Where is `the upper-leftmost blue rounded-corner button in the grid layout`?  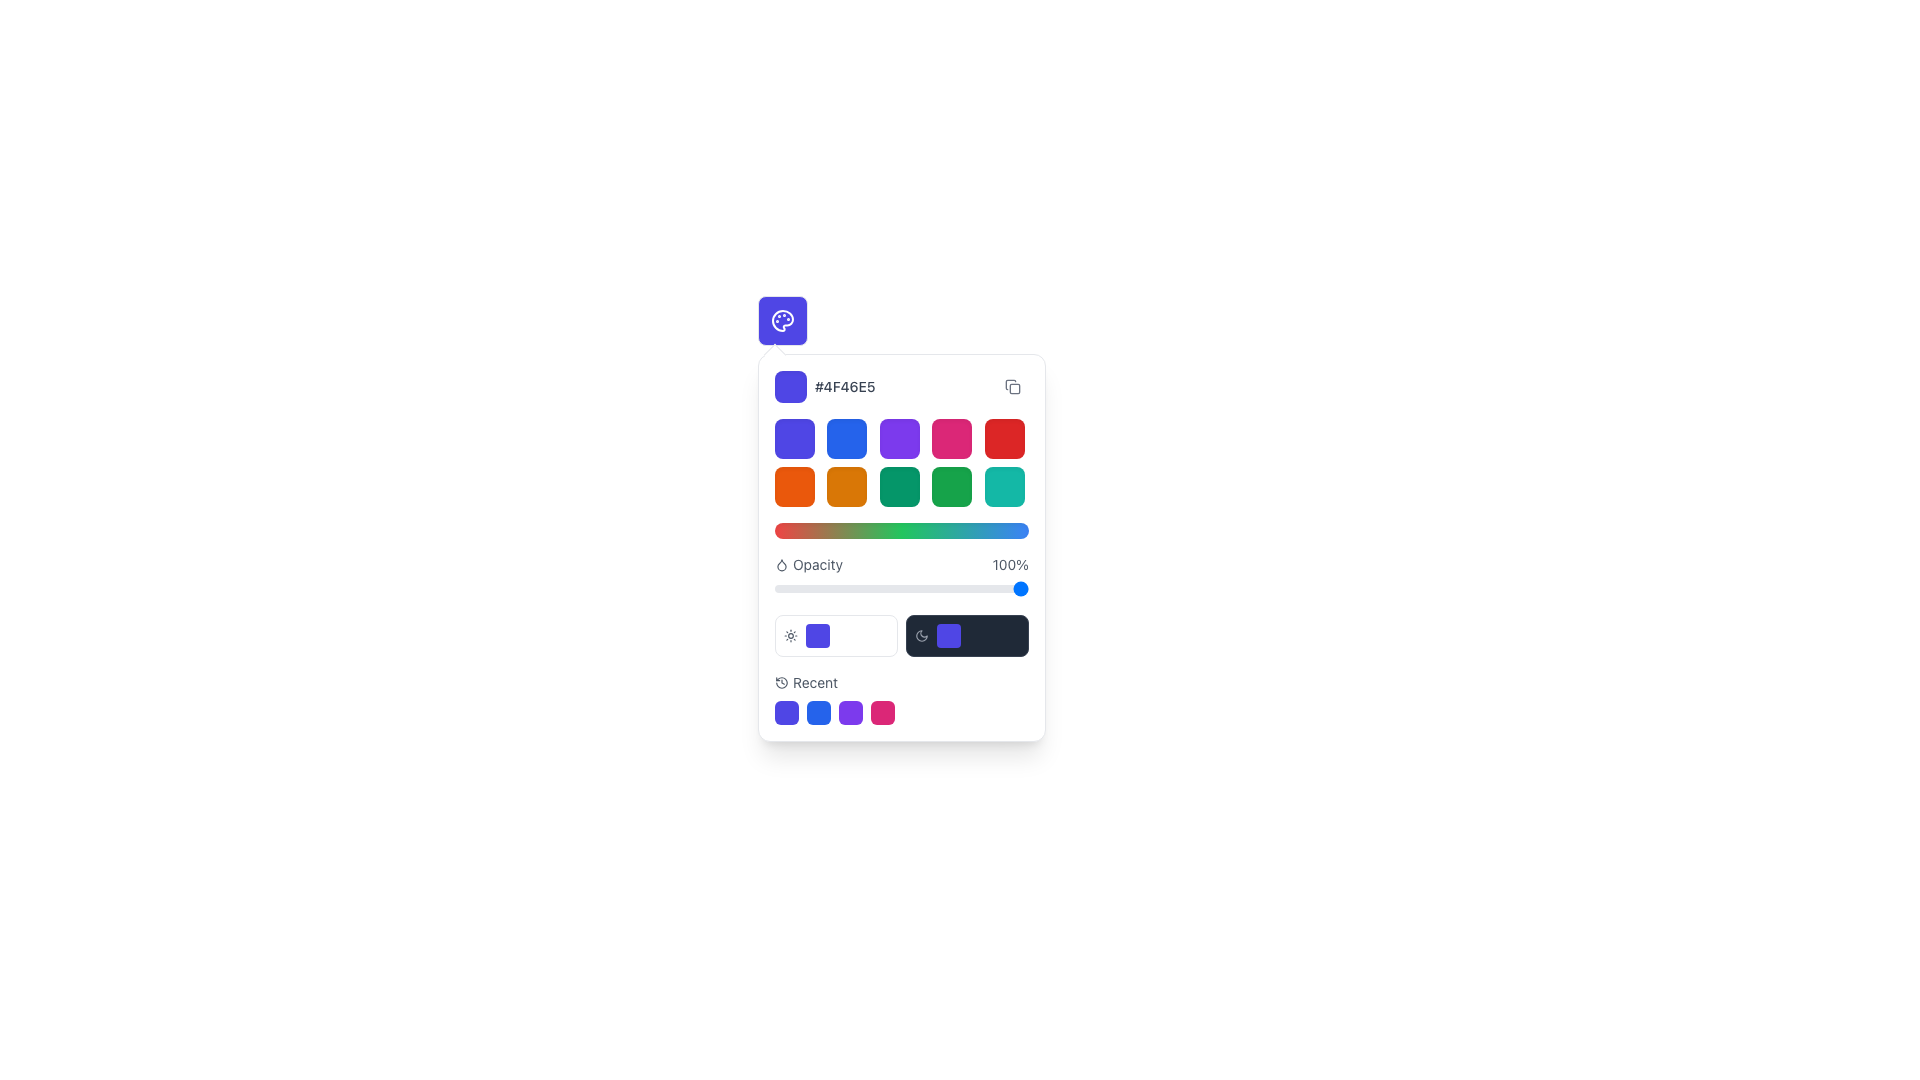
the upper-leftmost blue rounded-corner button in the grid layout is located at coordinates (794, 438).